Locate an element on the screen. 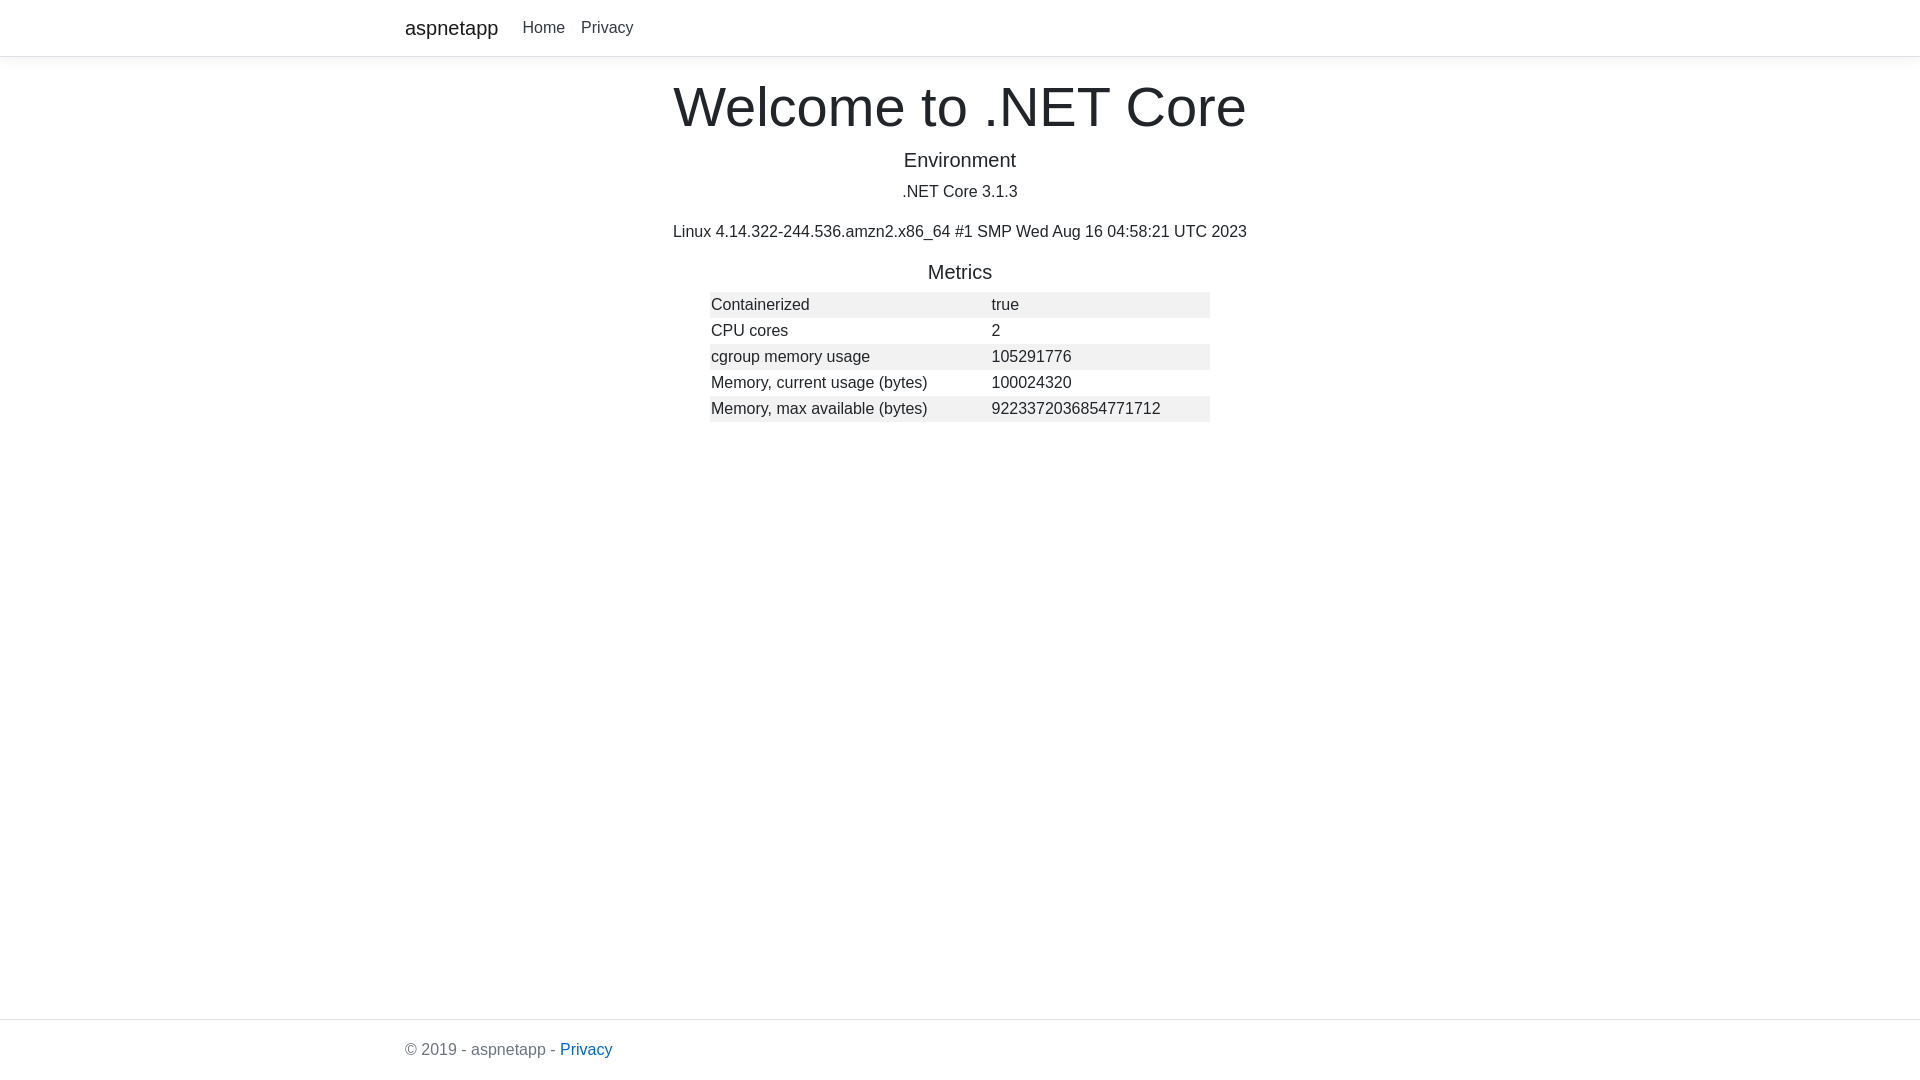  'aspnetapp' is located at coordinates (450, 27).